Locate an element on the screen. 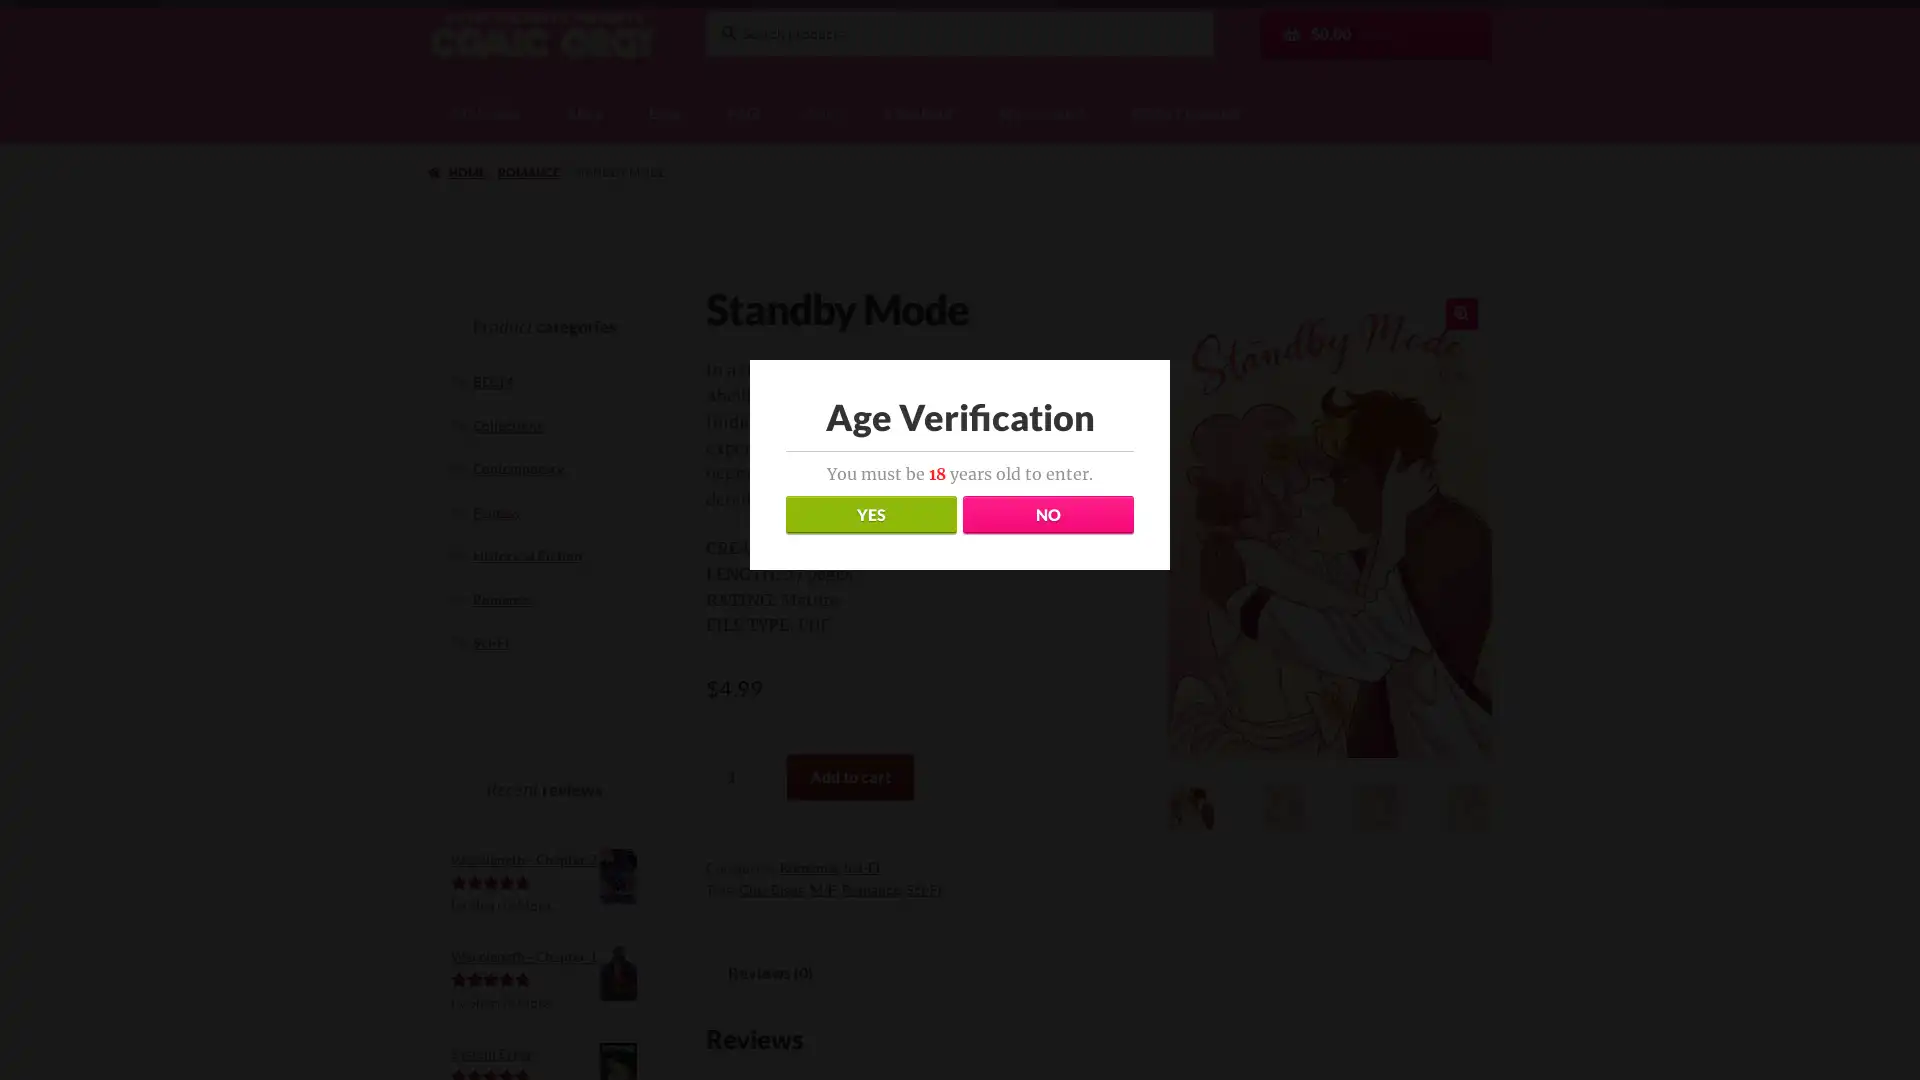  NO is located at coordinates (1046, 514).